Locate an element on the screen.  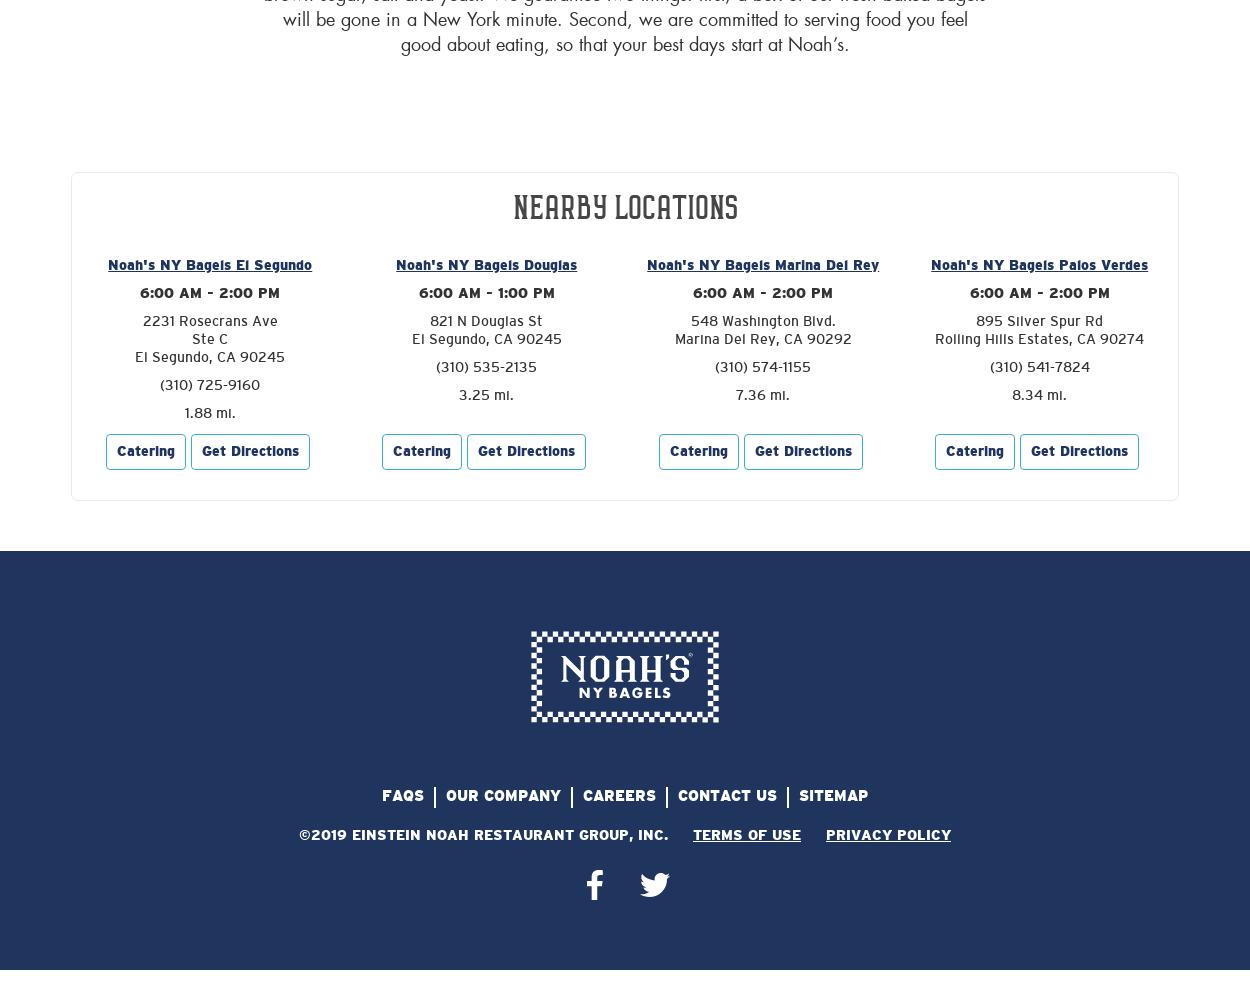
'90292' is located at coordinates (827, 338).